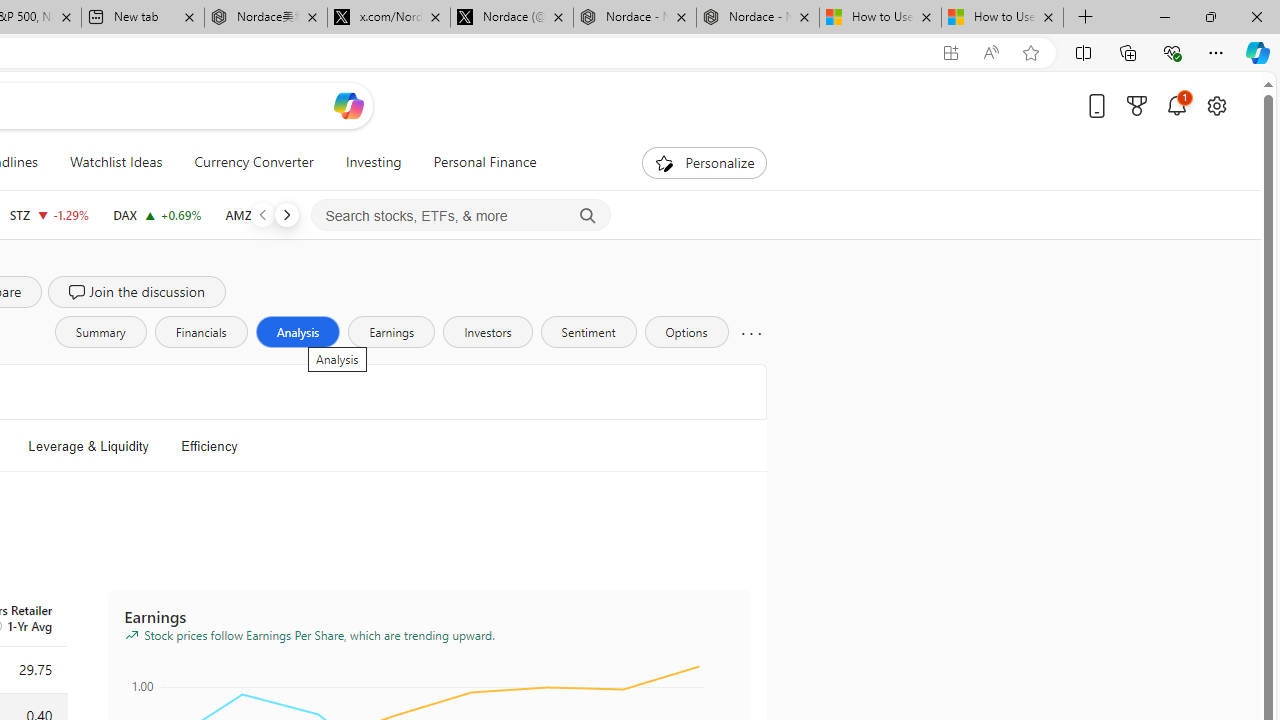  Describe the element at coordinates (296, 330) in the screenshot. I see `'Analysis'` at that location.